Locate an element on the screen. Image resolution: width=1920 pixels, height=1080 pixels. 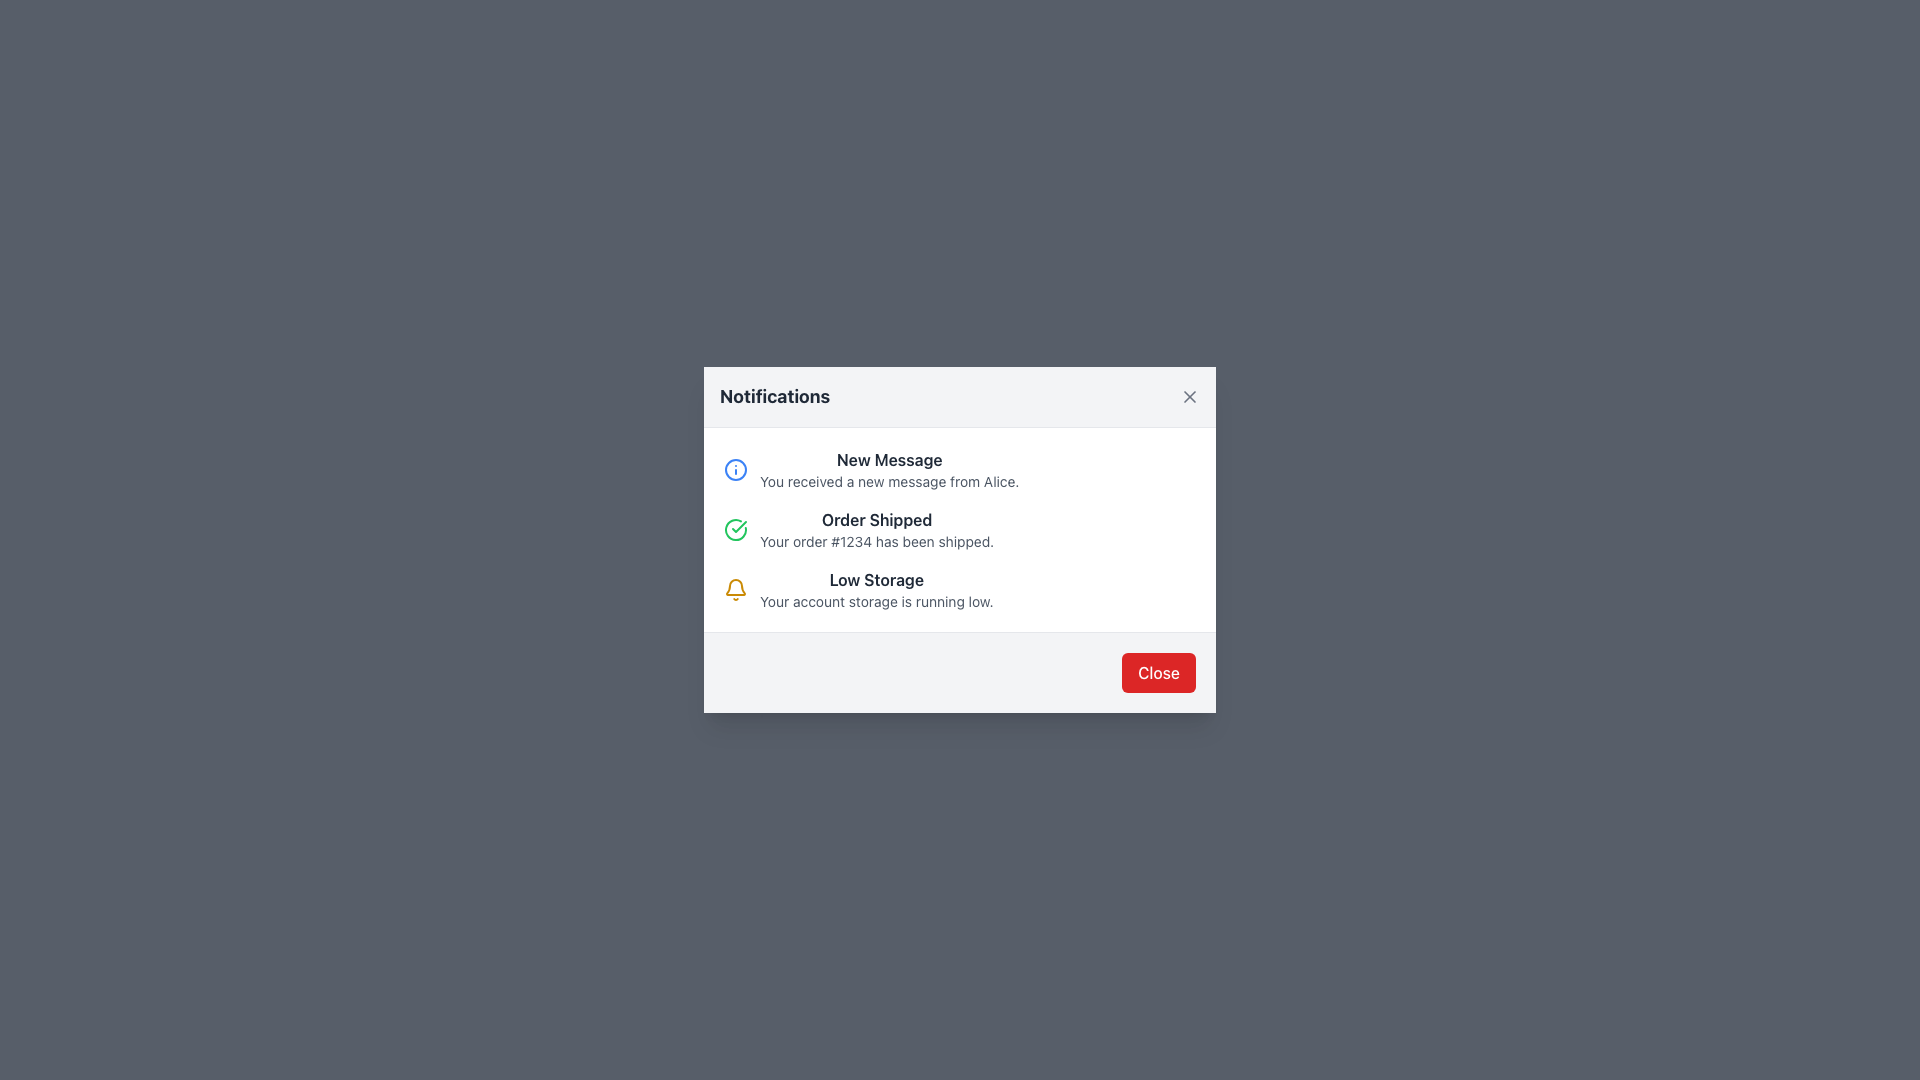
the close button, which is a small light gray 'X' icon located at the top right corner of the 'Notifications' modal window is located at coordinates (1190, 397).